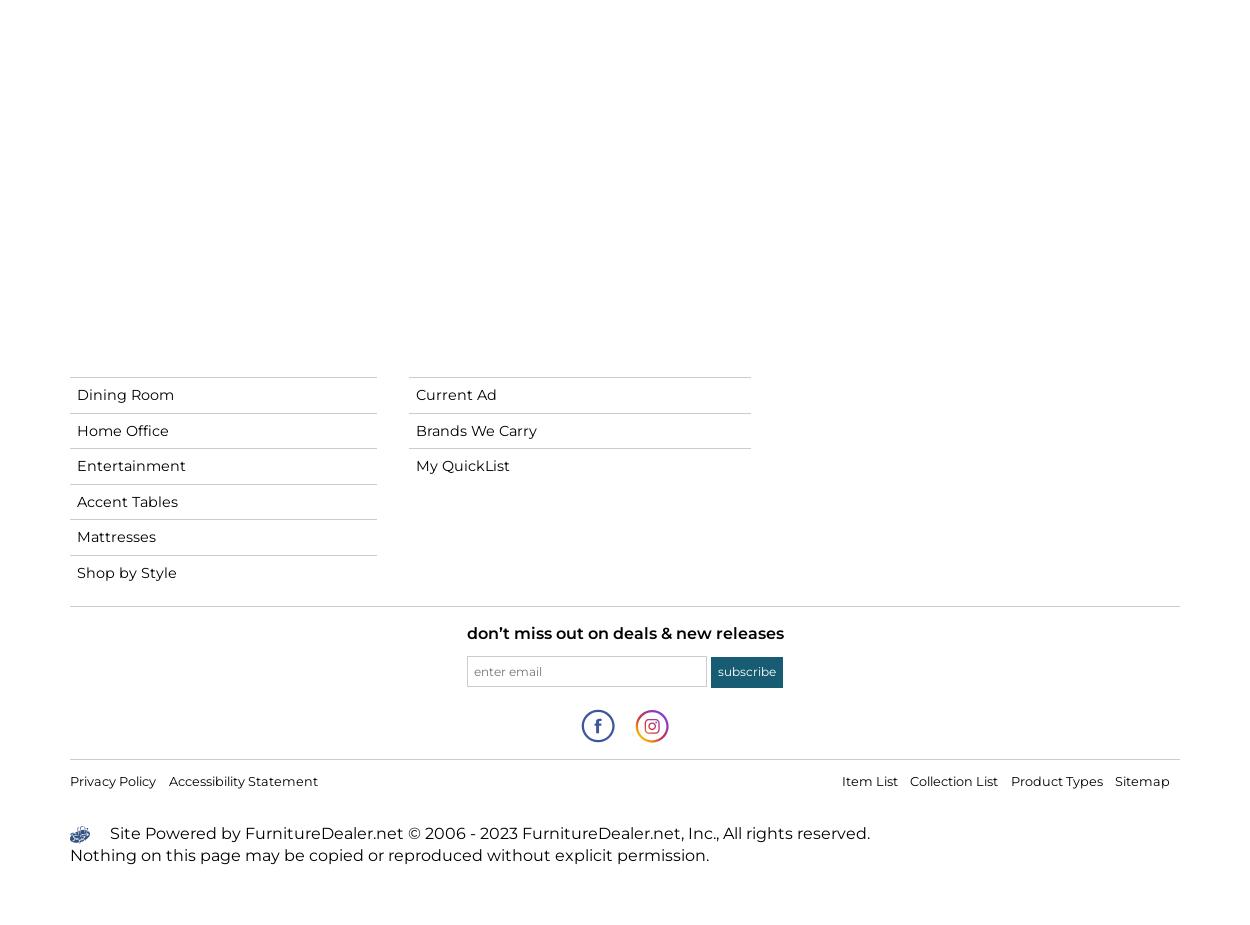 This screenshot has width=1250, height=925. I want to click on 'Accent Tables', so click(127, 500).